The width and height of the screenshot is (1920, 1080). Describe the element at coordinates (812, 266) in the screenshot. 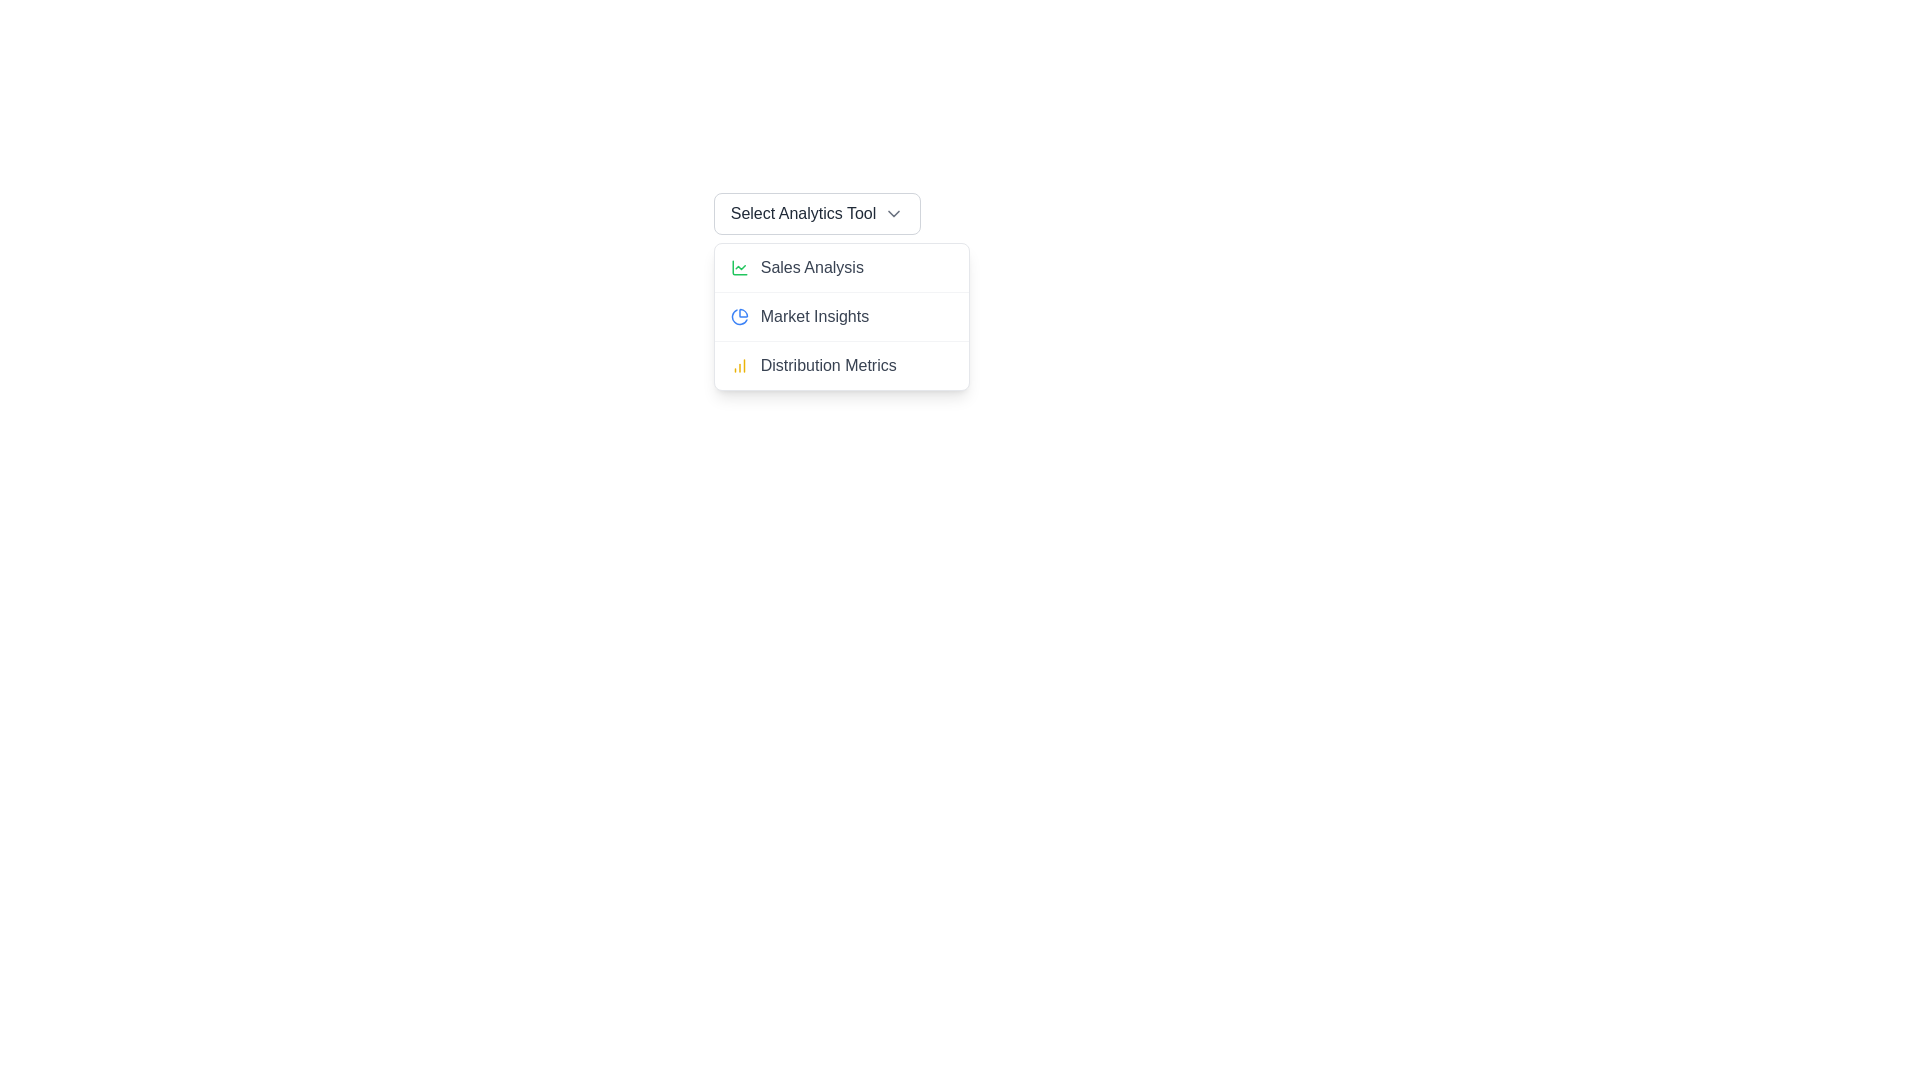

I see `the 'Sales Analysis' text label, which appears in gray font and is the first option in the drop-down menu under 'Select Analytics Tool'` at that location.